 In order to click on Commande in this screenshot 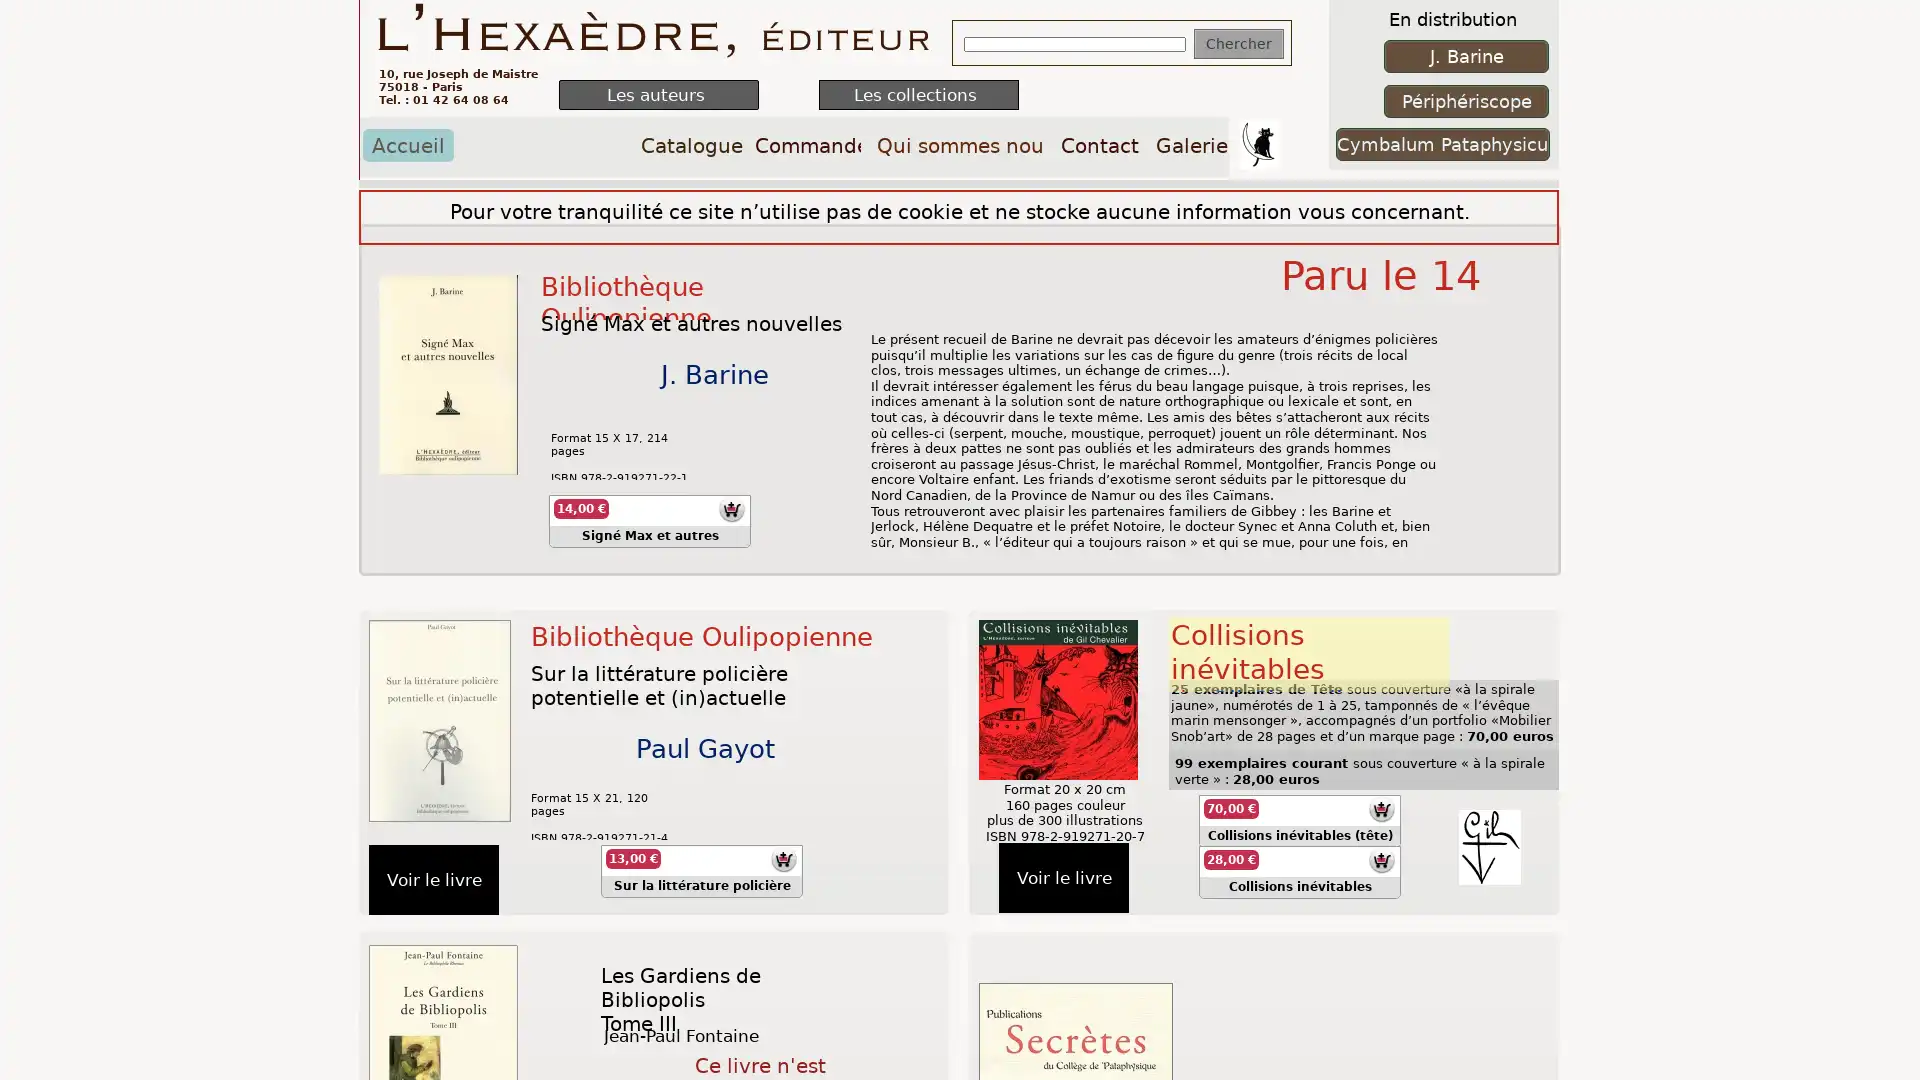, I will do `click(807, 144)`.